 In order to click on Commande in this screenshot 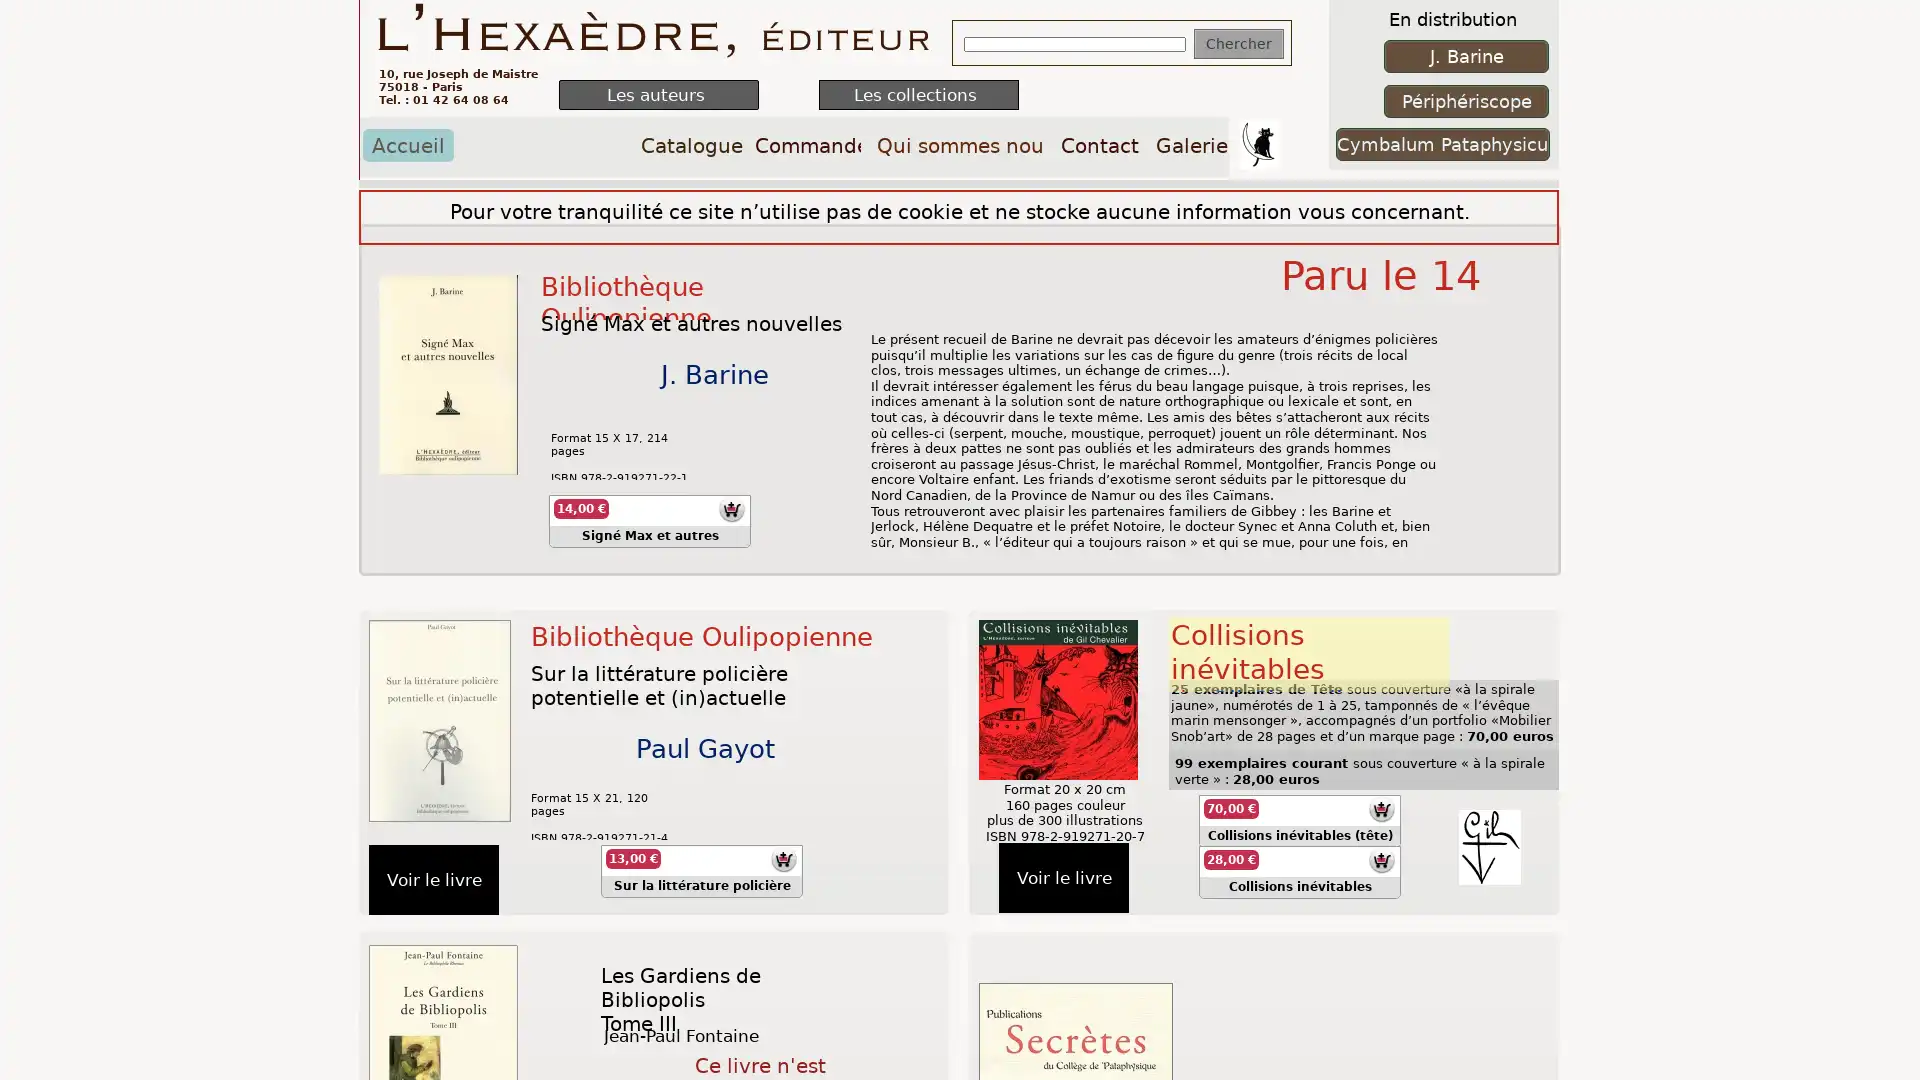, I will do `click(807, 144)`.